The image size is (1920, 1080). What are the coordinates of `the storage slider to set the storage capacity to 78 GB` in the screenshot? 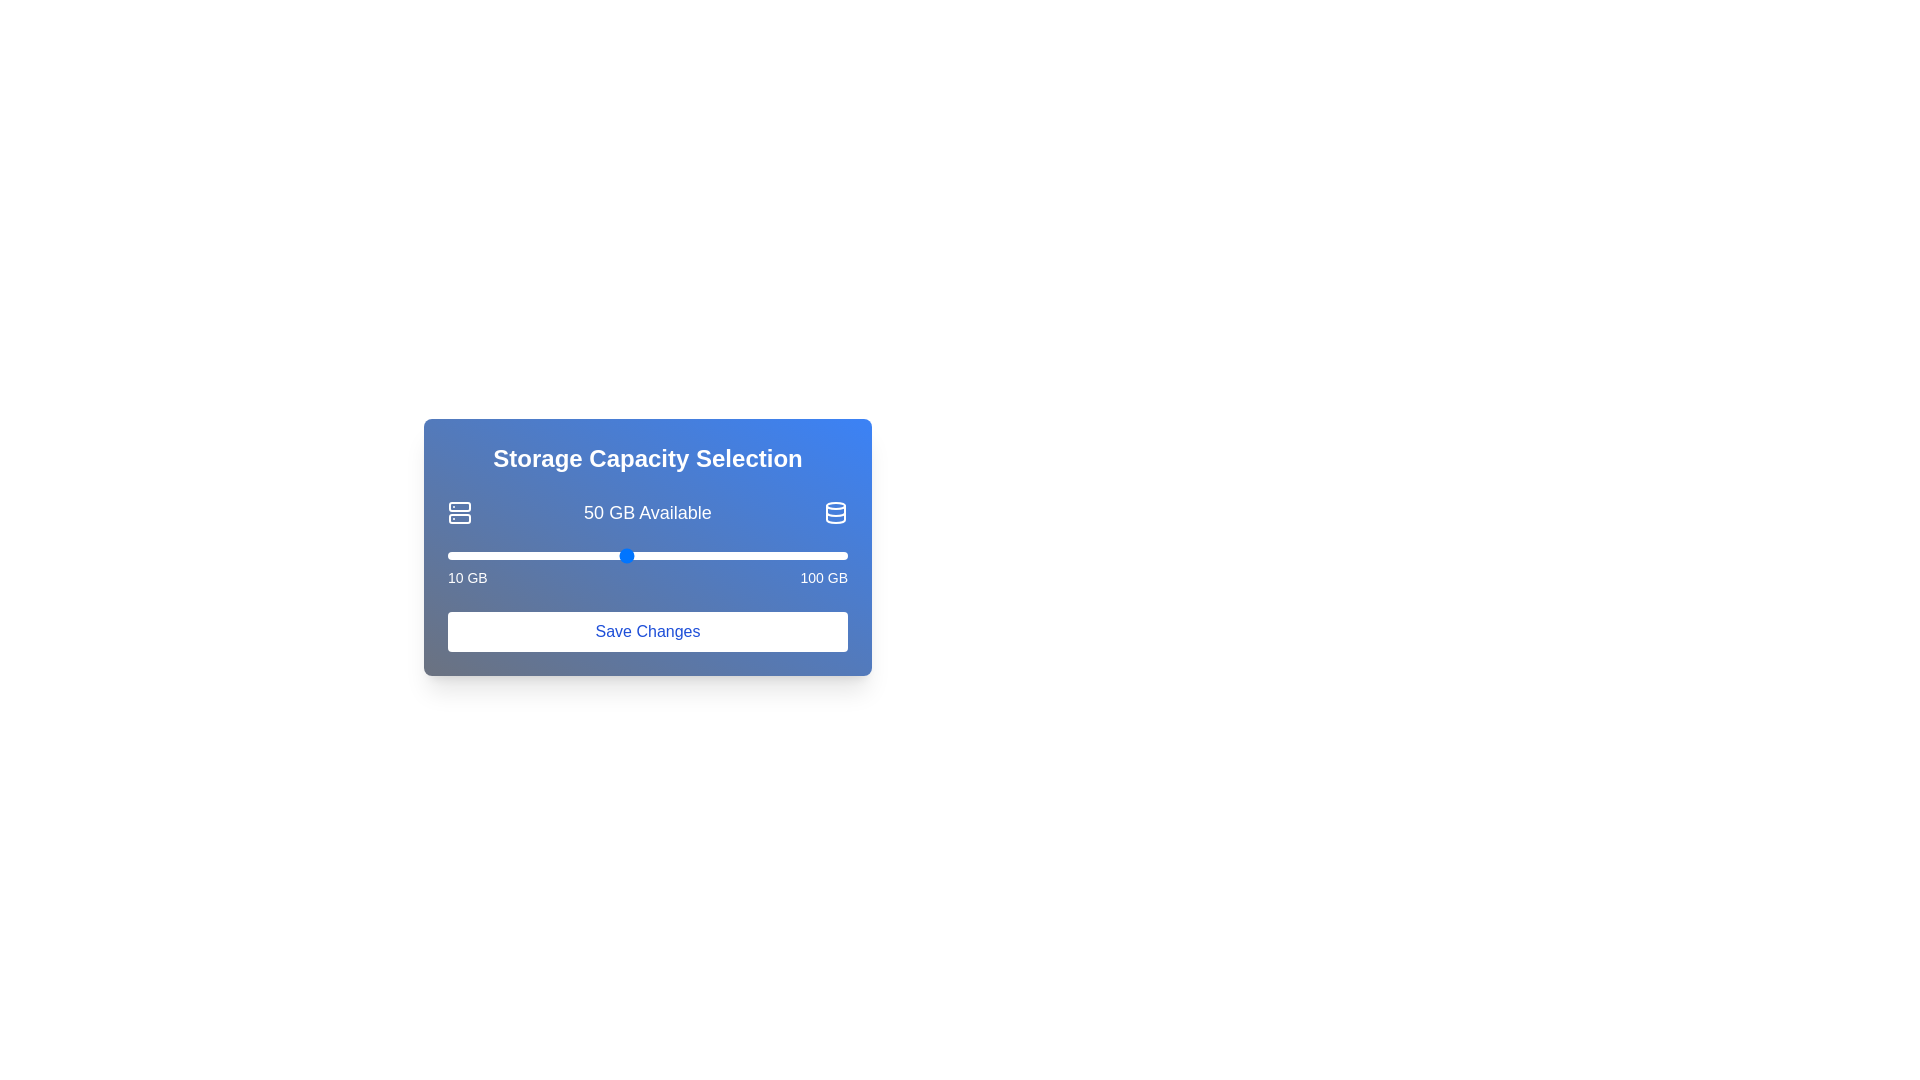 It's located at (749, 555).